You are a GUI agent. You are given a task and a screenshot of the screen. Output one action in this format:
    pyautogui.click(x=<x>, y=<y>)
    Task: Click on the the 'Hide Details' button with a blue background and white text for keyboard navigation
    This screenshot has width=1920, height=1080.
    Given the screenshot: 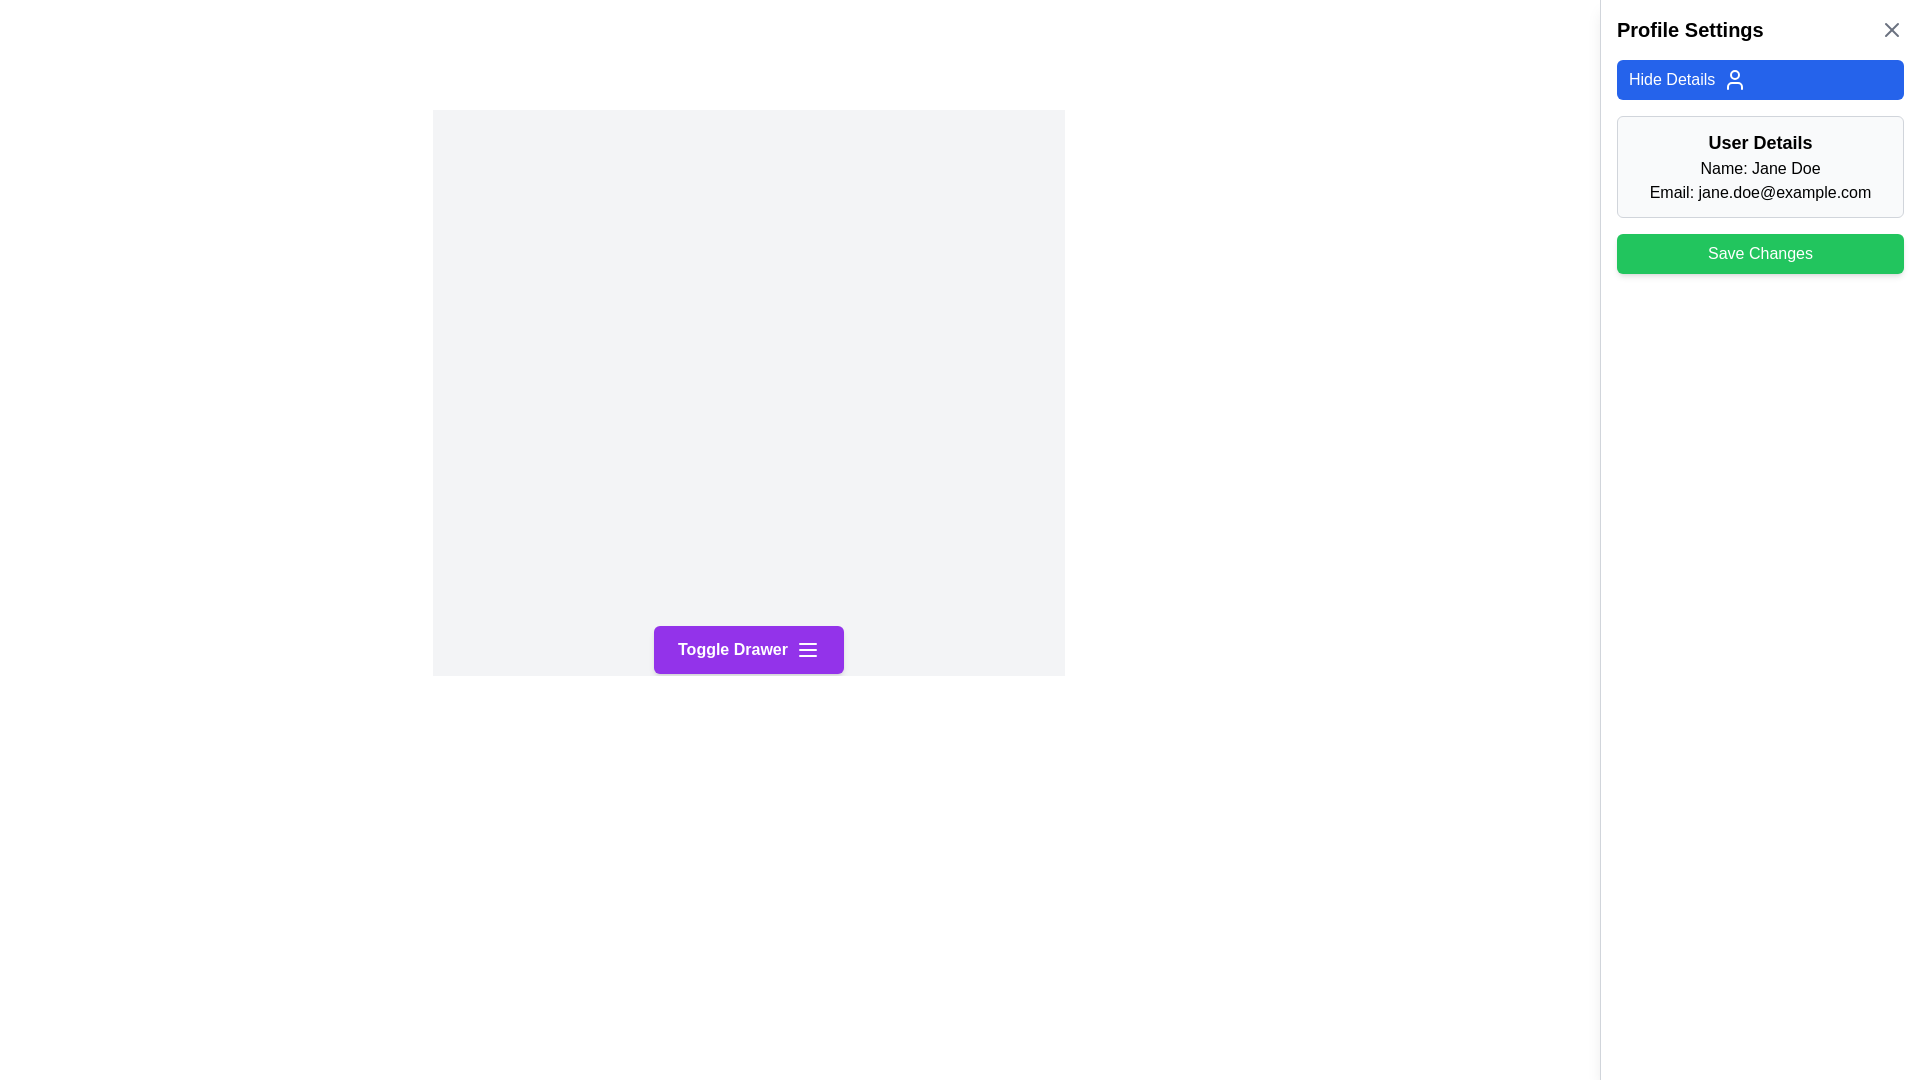 What is the action you would take?
    pyautogui.click(x=1760, y=79)
    